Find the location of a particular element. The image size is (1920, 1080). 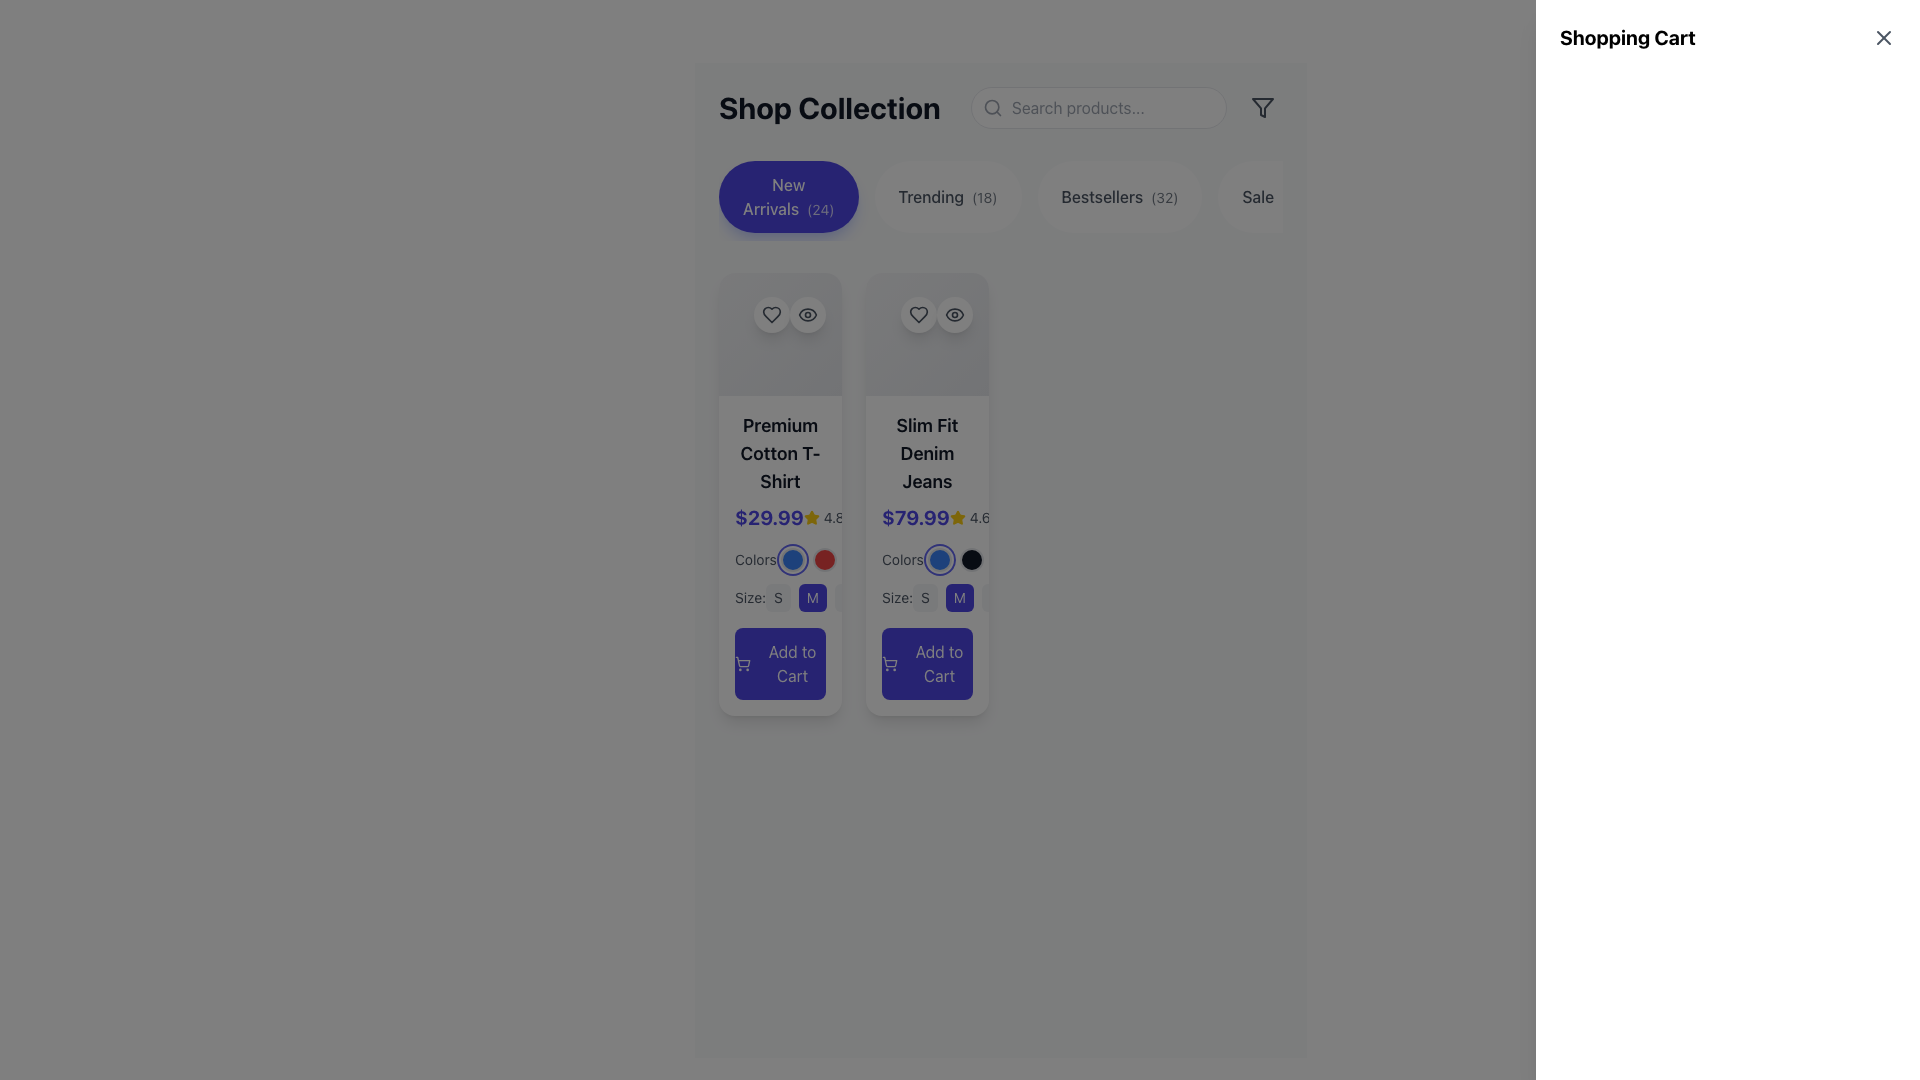

the Rating display showing a rating value of 4.6 next to the price of '$79.99' in the top-right corner of the product card is located at coordinates (970, 516).